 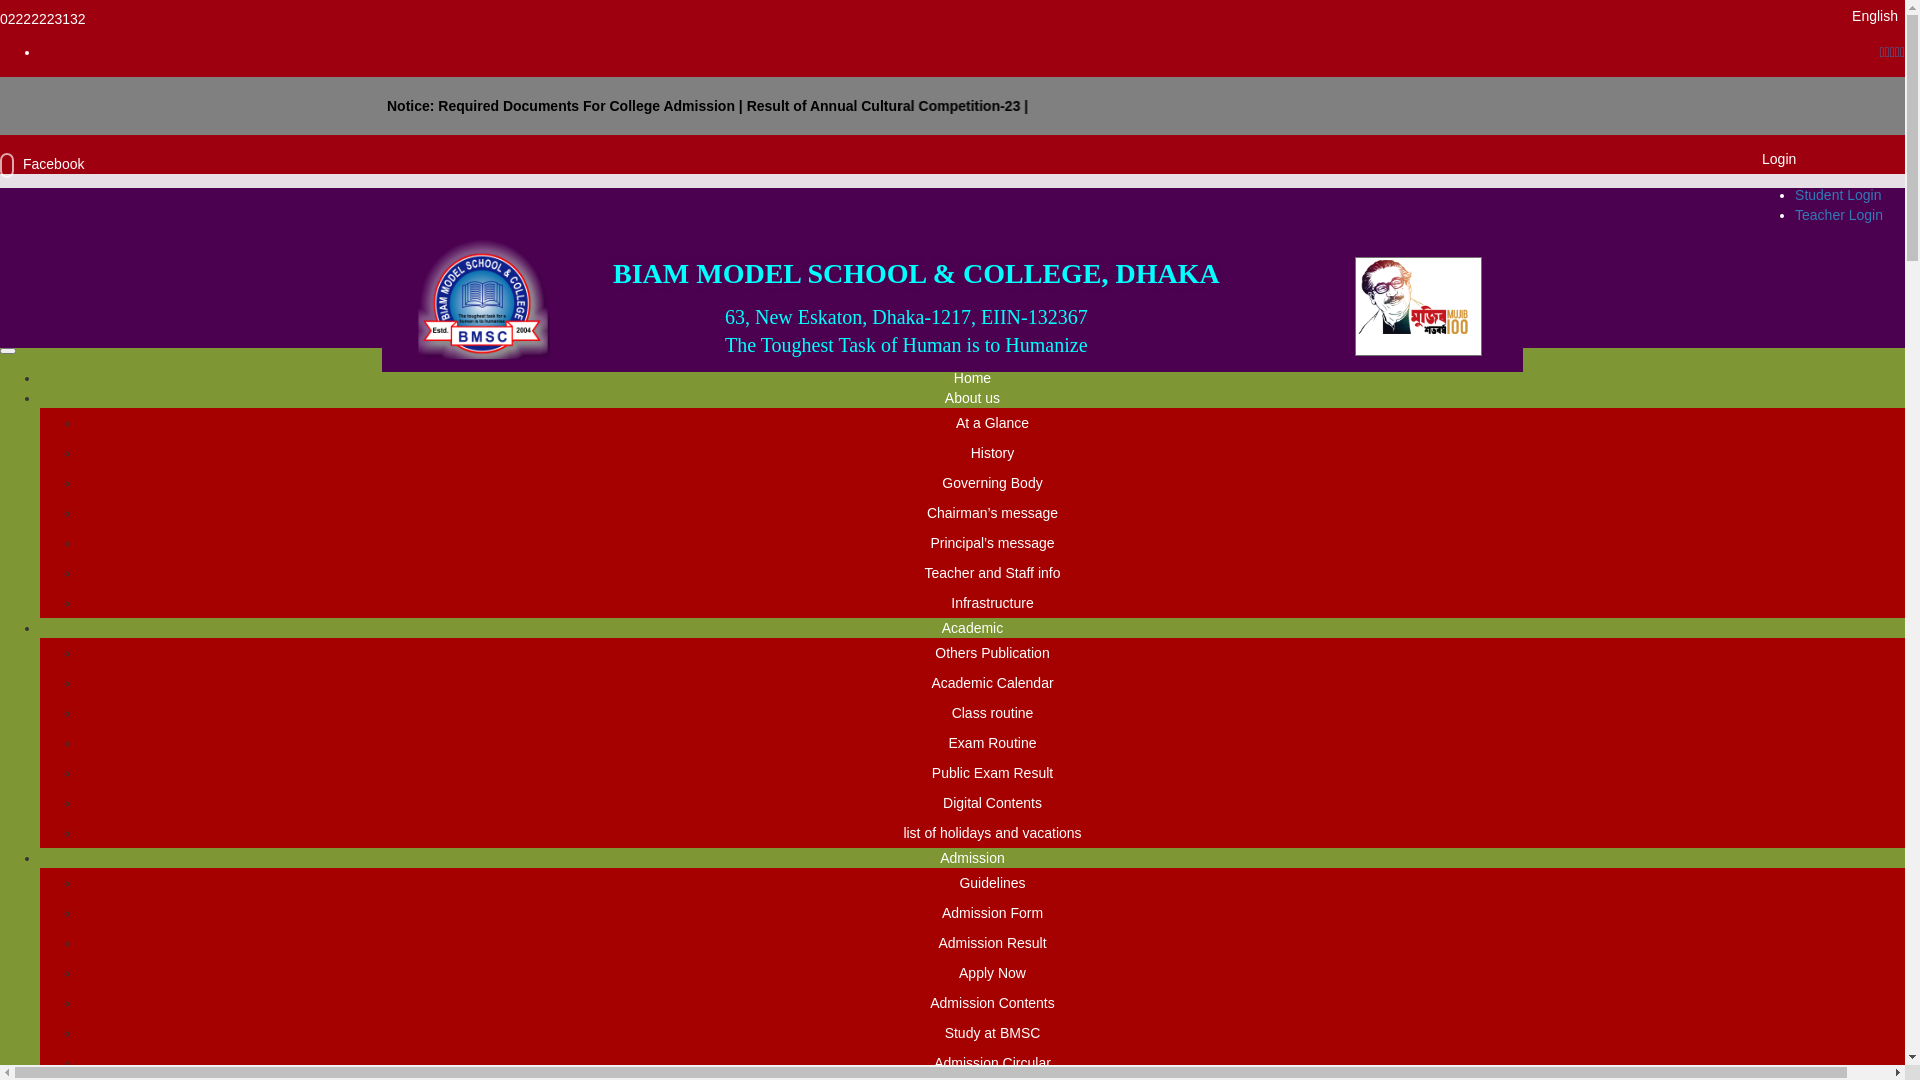 What do you see at coordinates (993, 452) in the screenshot?
I see `'History'` at bounding box center [993, 452].